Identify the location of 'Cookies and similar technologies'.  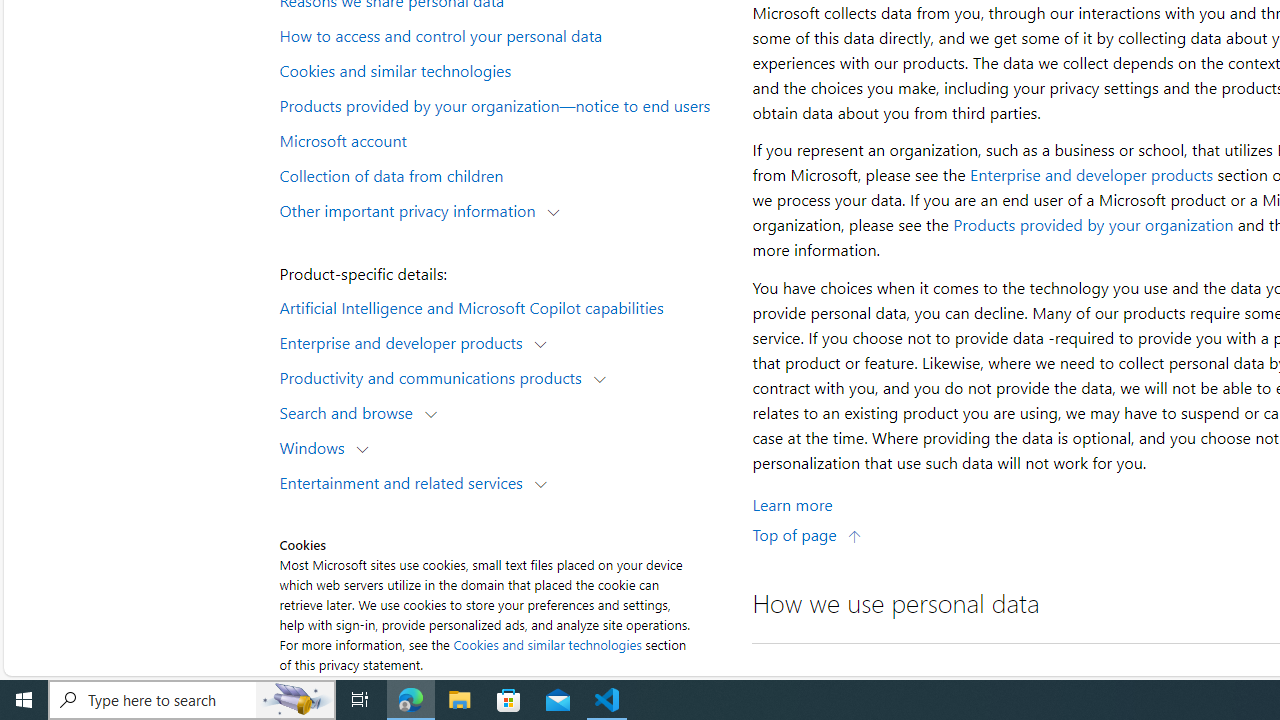
(547, 644).